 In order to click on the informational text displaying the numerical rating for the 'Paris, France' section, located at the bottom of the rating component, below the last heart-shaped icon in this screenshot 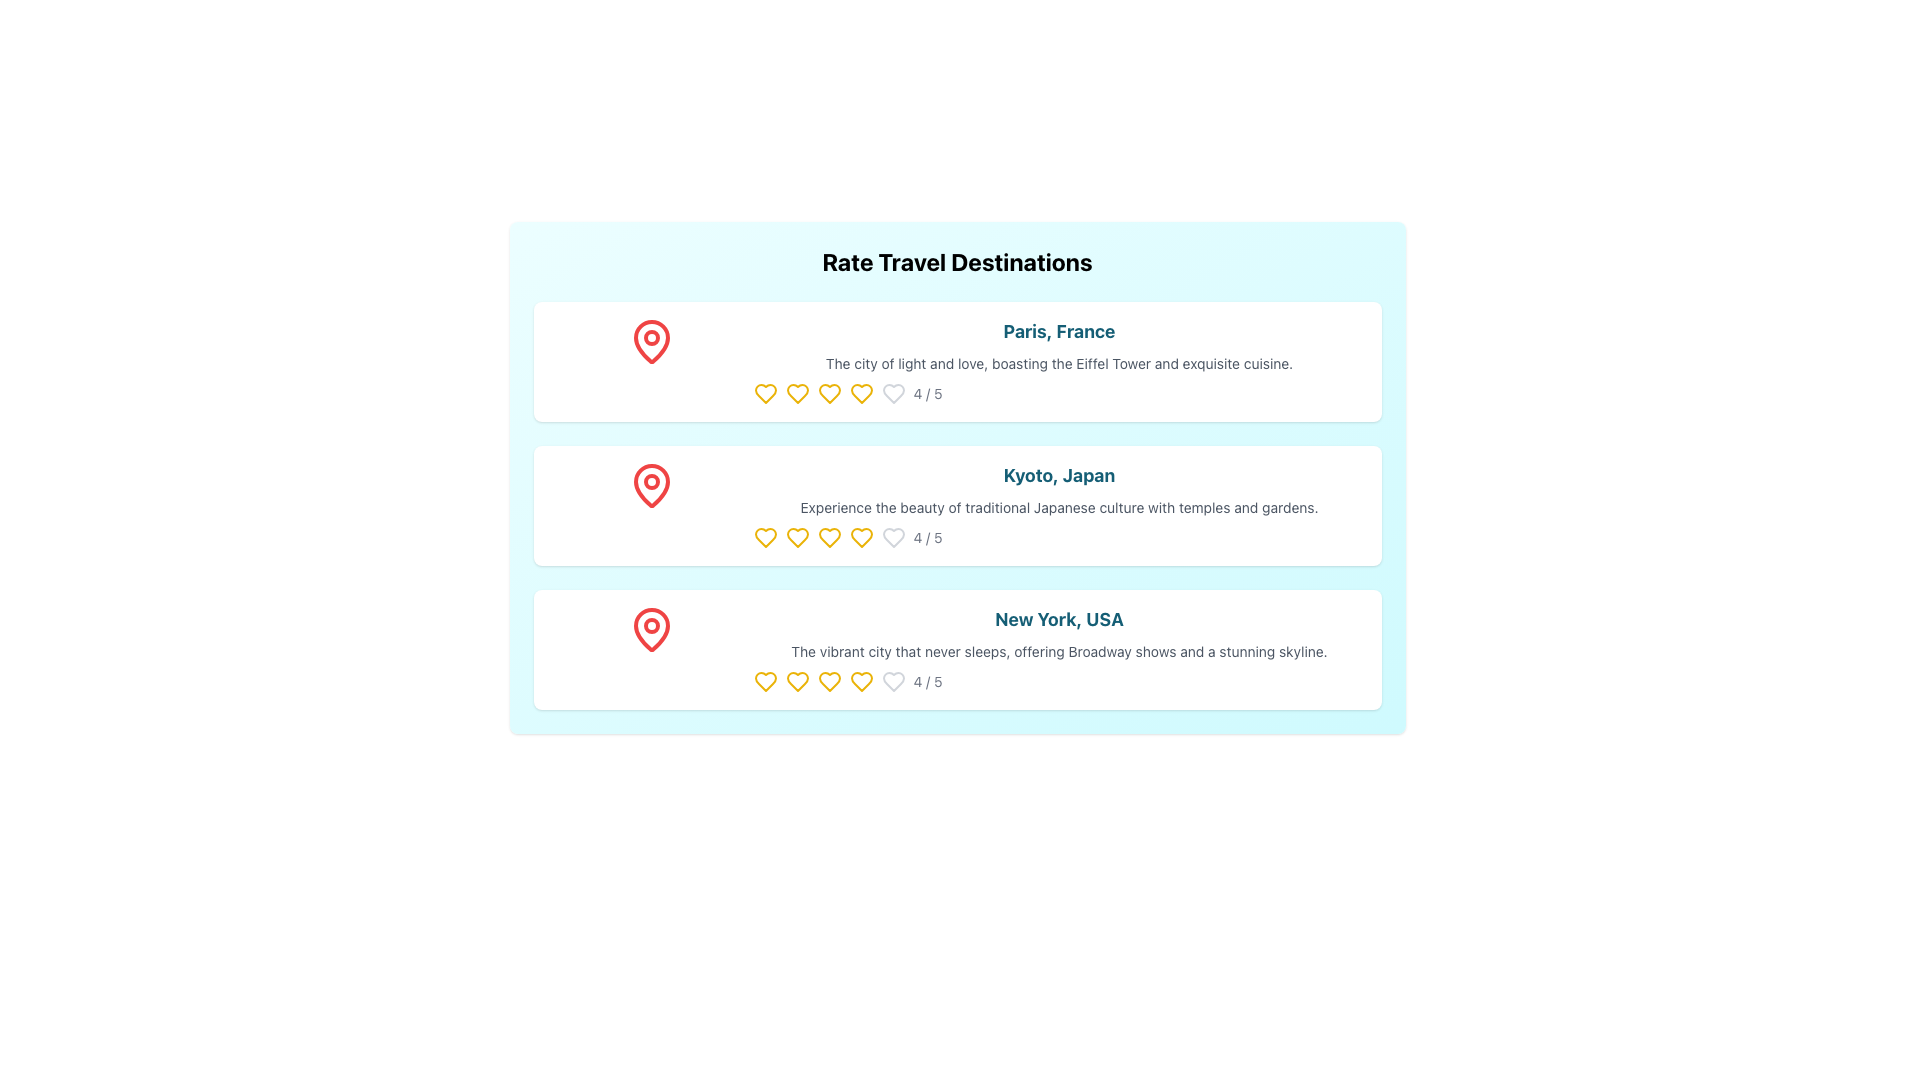, I will do `click(926, 393)`.